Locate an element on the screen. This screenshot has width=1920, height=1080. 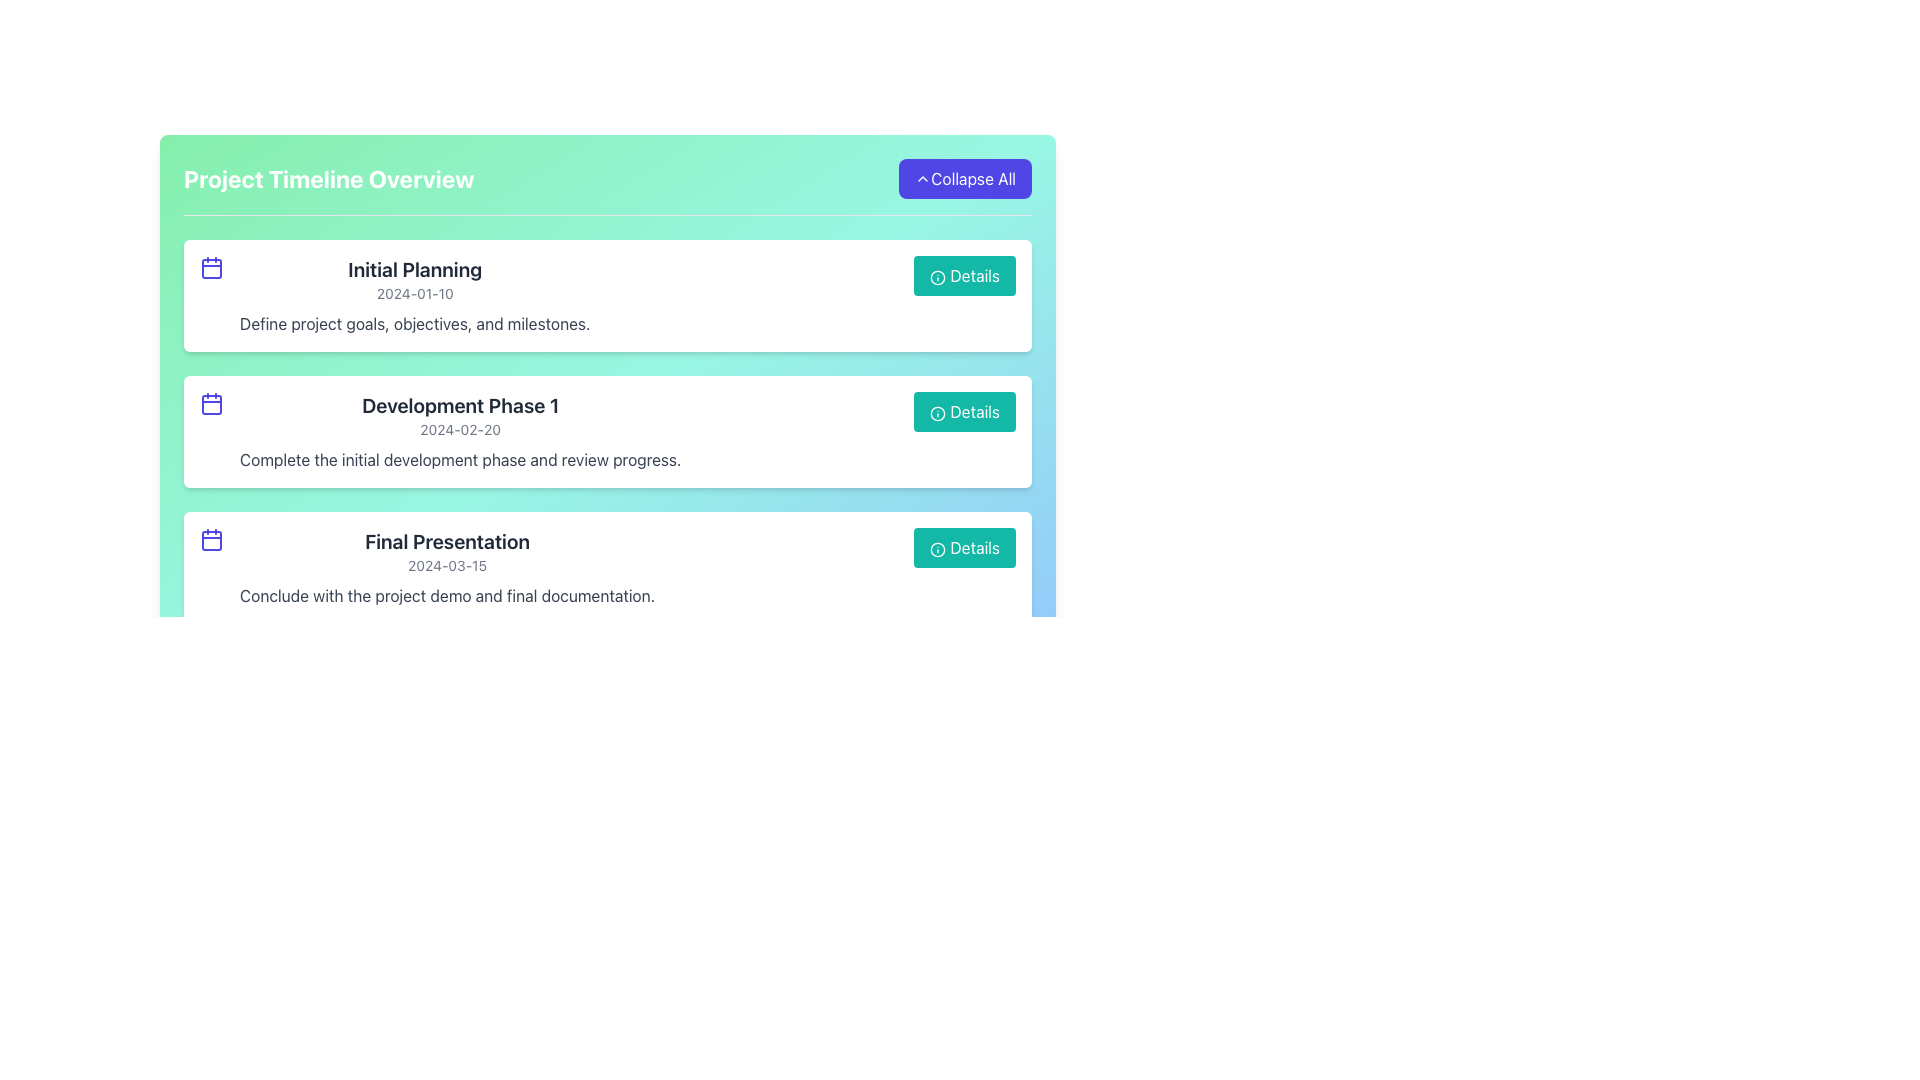
the project milestone card in the 'Project Timeline Overview' section, which is located in the second position below the 'Initial Planning' card and above the 'Final Presentation' card is located at coordinates (607, 431).